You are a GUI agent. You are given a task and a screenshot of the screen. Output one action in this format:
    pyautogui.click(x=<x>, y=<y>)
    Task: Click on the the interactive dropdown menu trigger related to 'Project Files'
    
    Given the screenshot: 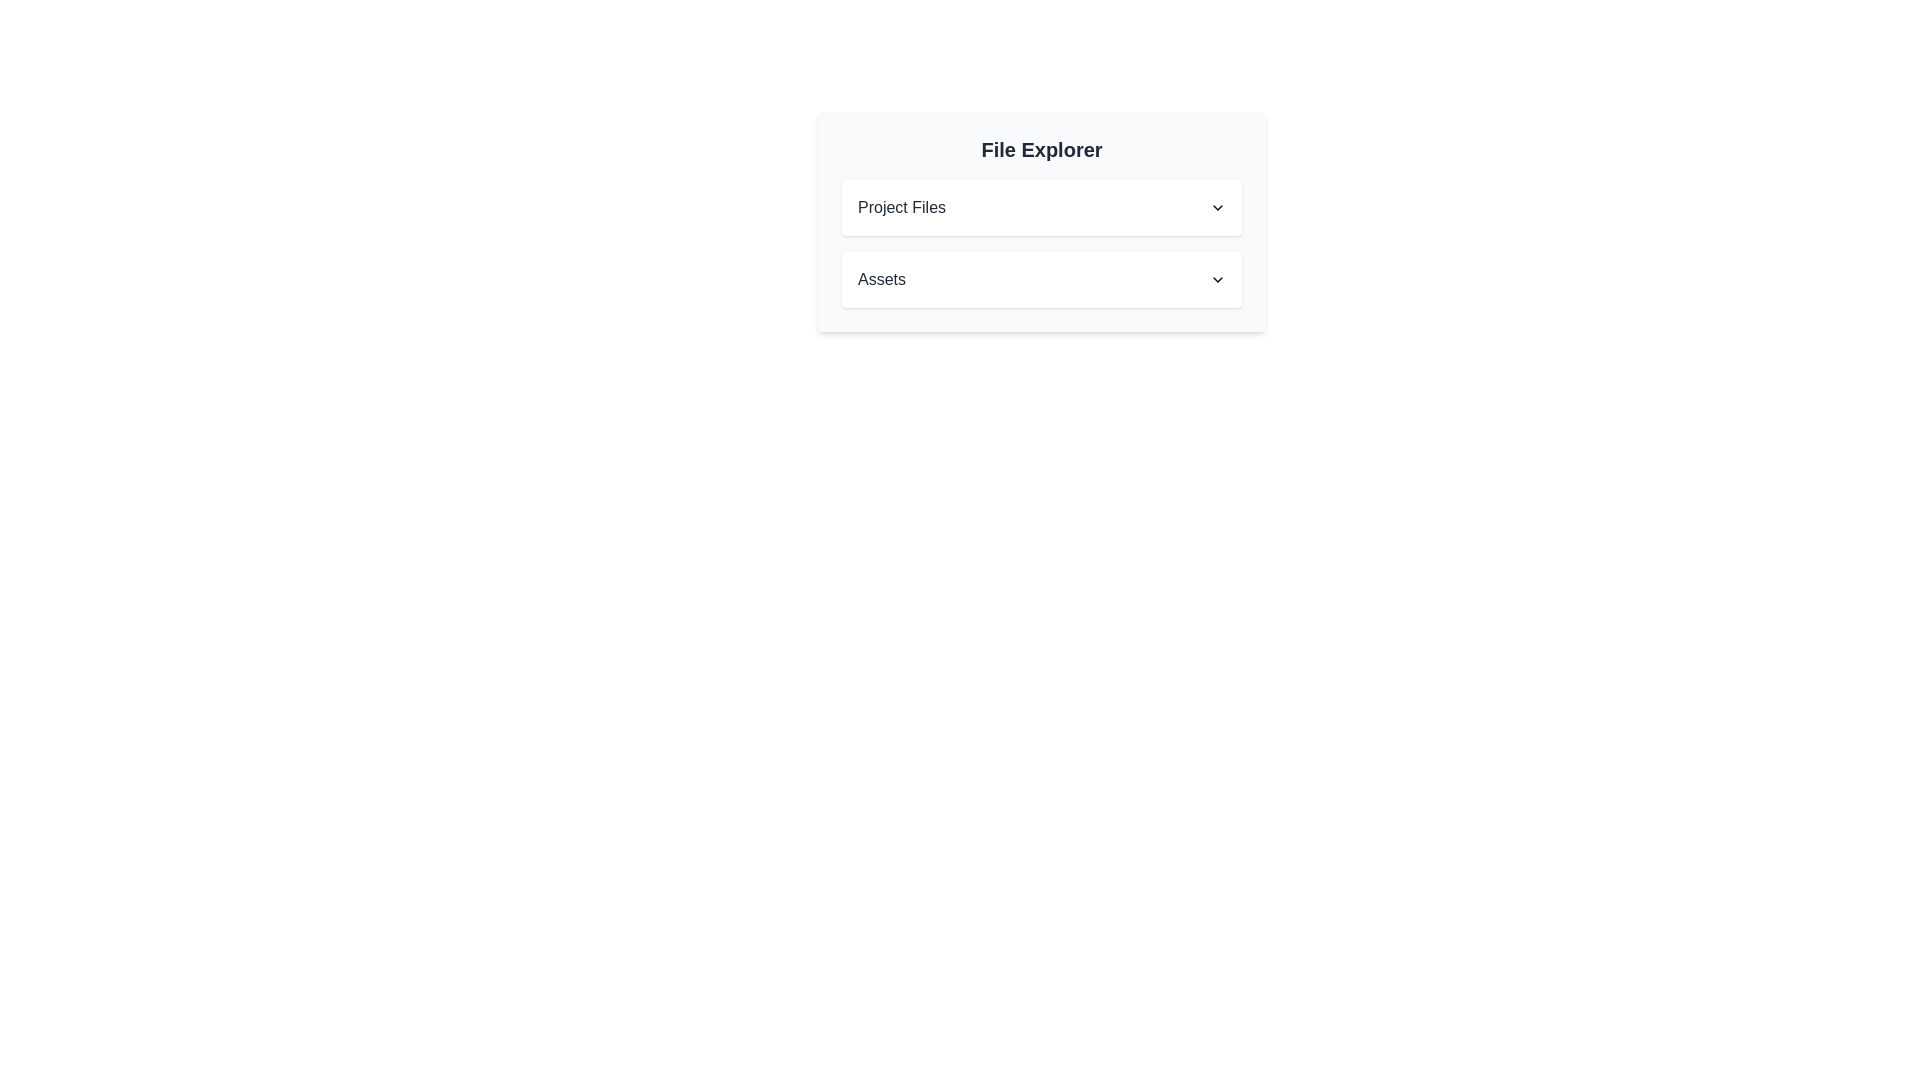 What is the action you would take?
    pyautogui.click(x=1040, y=208)
    